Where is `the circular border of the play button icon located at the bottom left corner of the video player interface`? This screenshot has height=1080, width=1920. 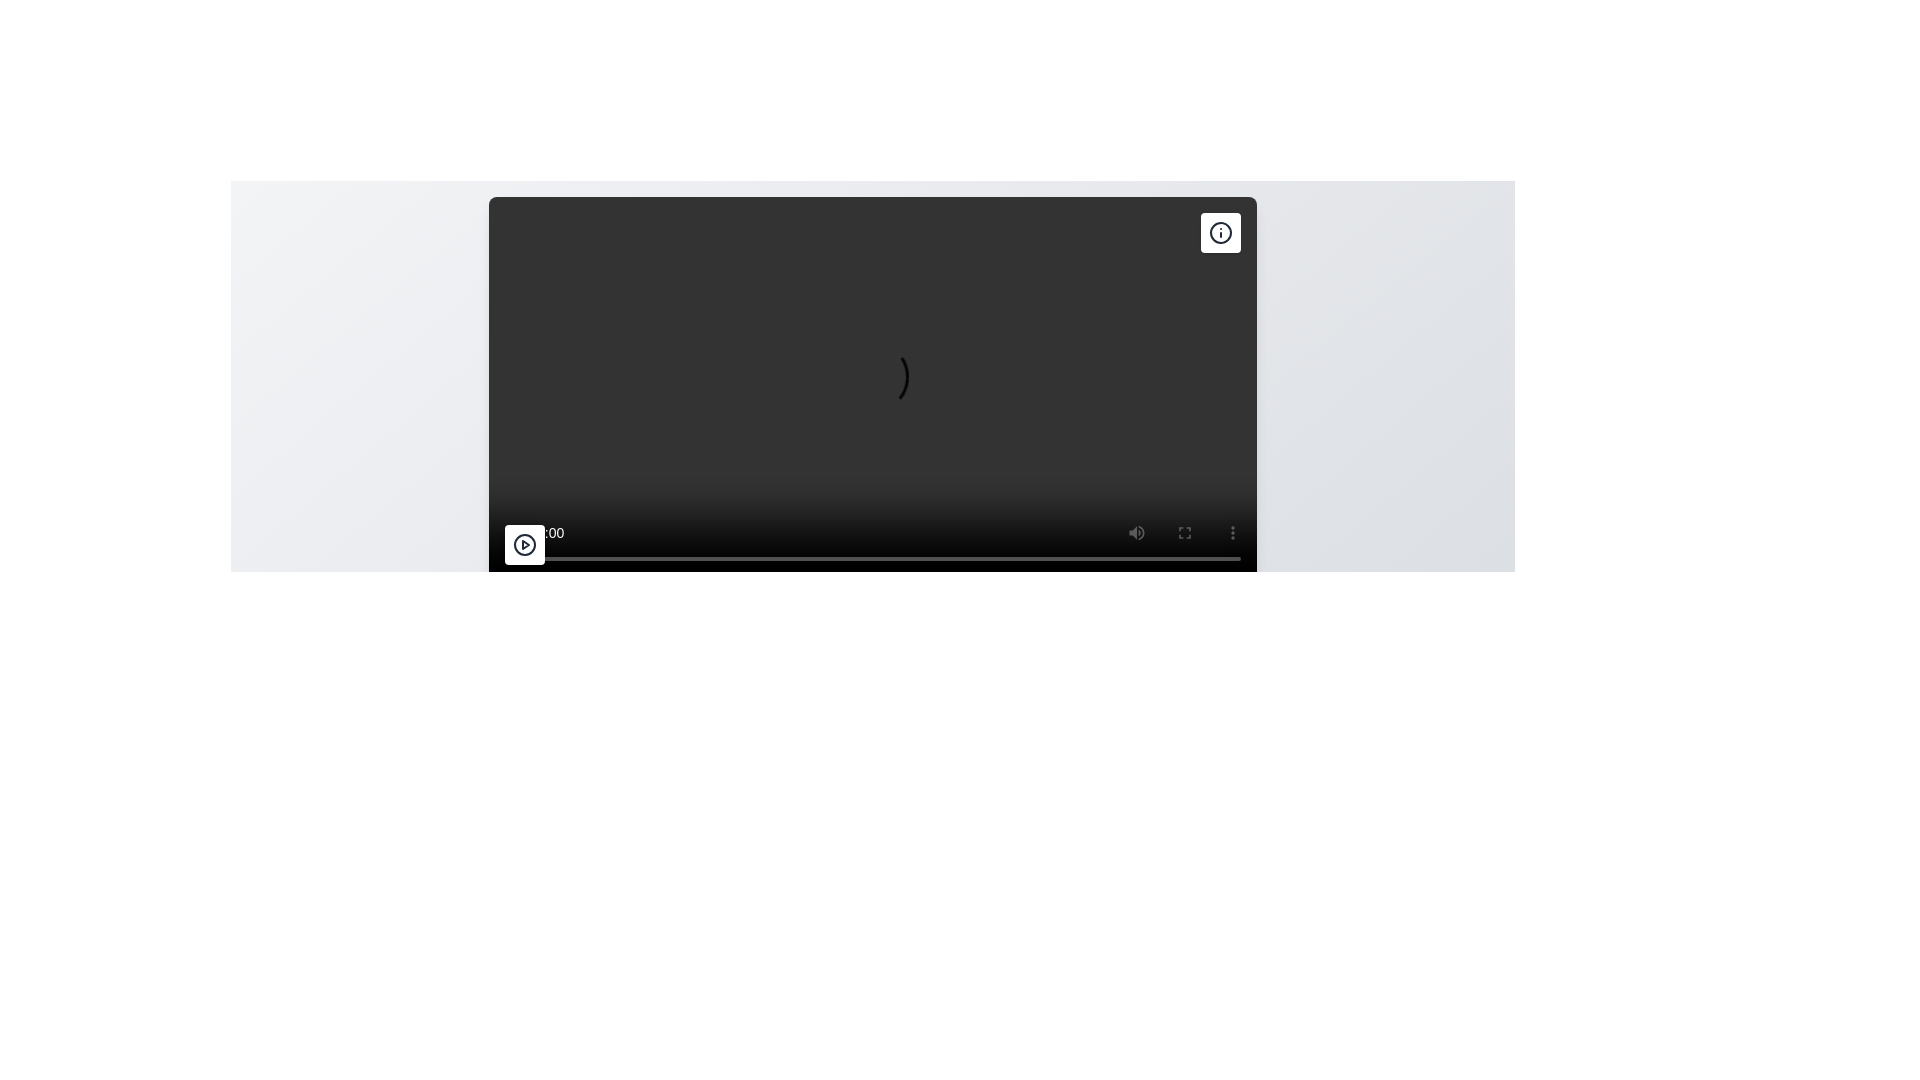 the circular border of the play button icon located at the bottom left corner of the video player interface is located at coordinates (524, 544).